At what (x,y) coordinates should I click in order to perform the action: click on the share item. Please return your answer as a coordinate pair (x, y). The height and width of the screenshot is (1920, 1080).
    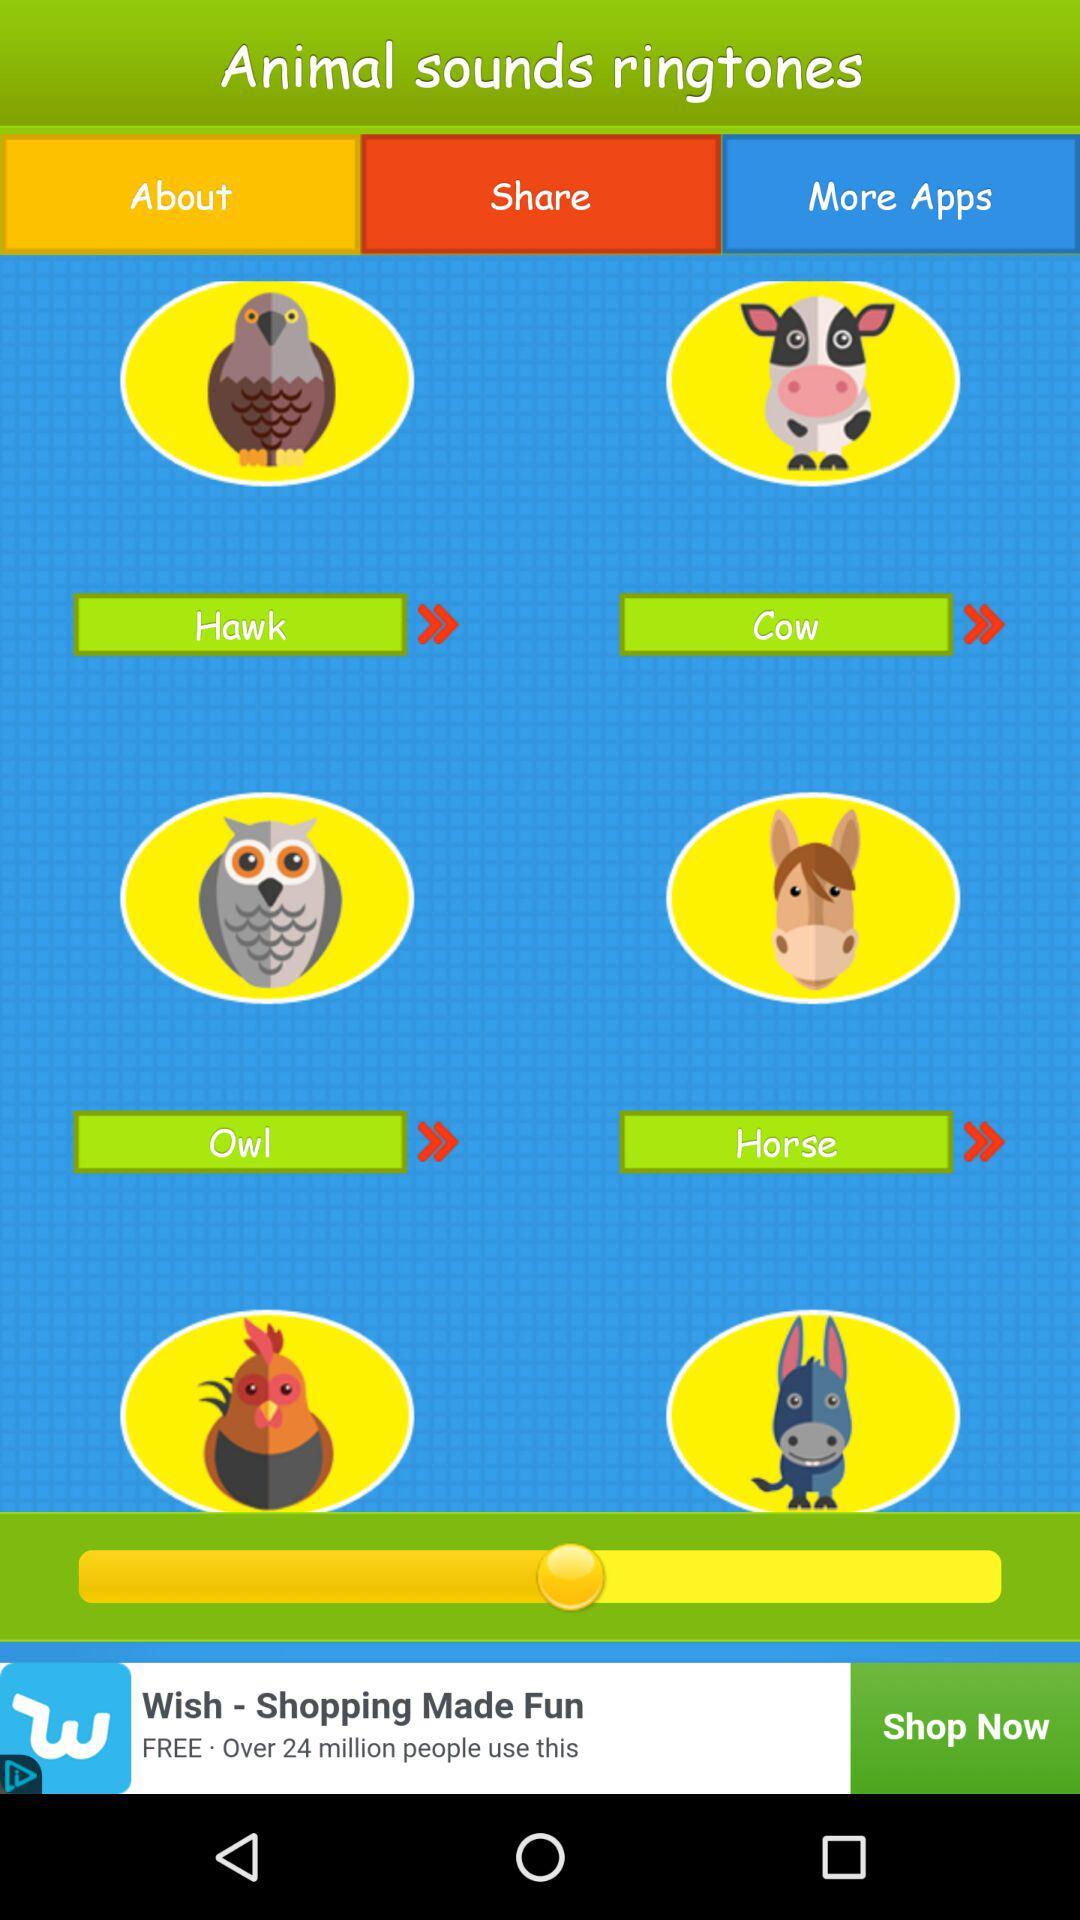
    Looking at the image, I should click on (540, 194).